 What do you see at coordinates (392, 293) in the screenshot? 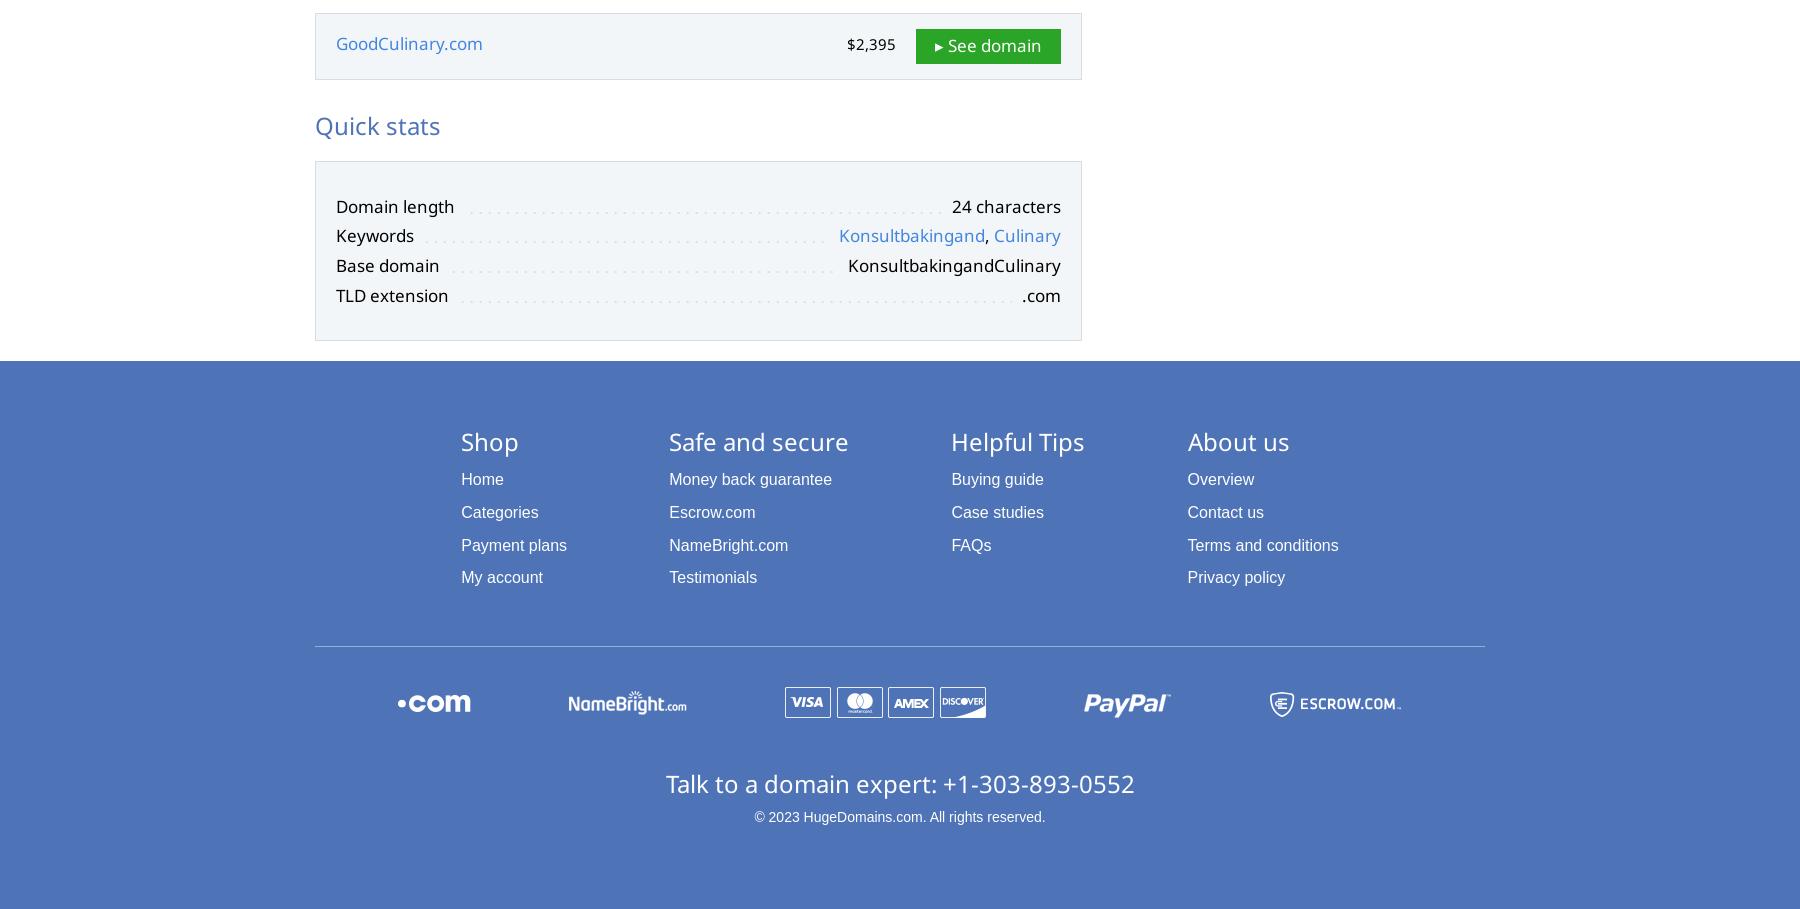
I see `'TLD extension'` at bounding box center [392, 293].